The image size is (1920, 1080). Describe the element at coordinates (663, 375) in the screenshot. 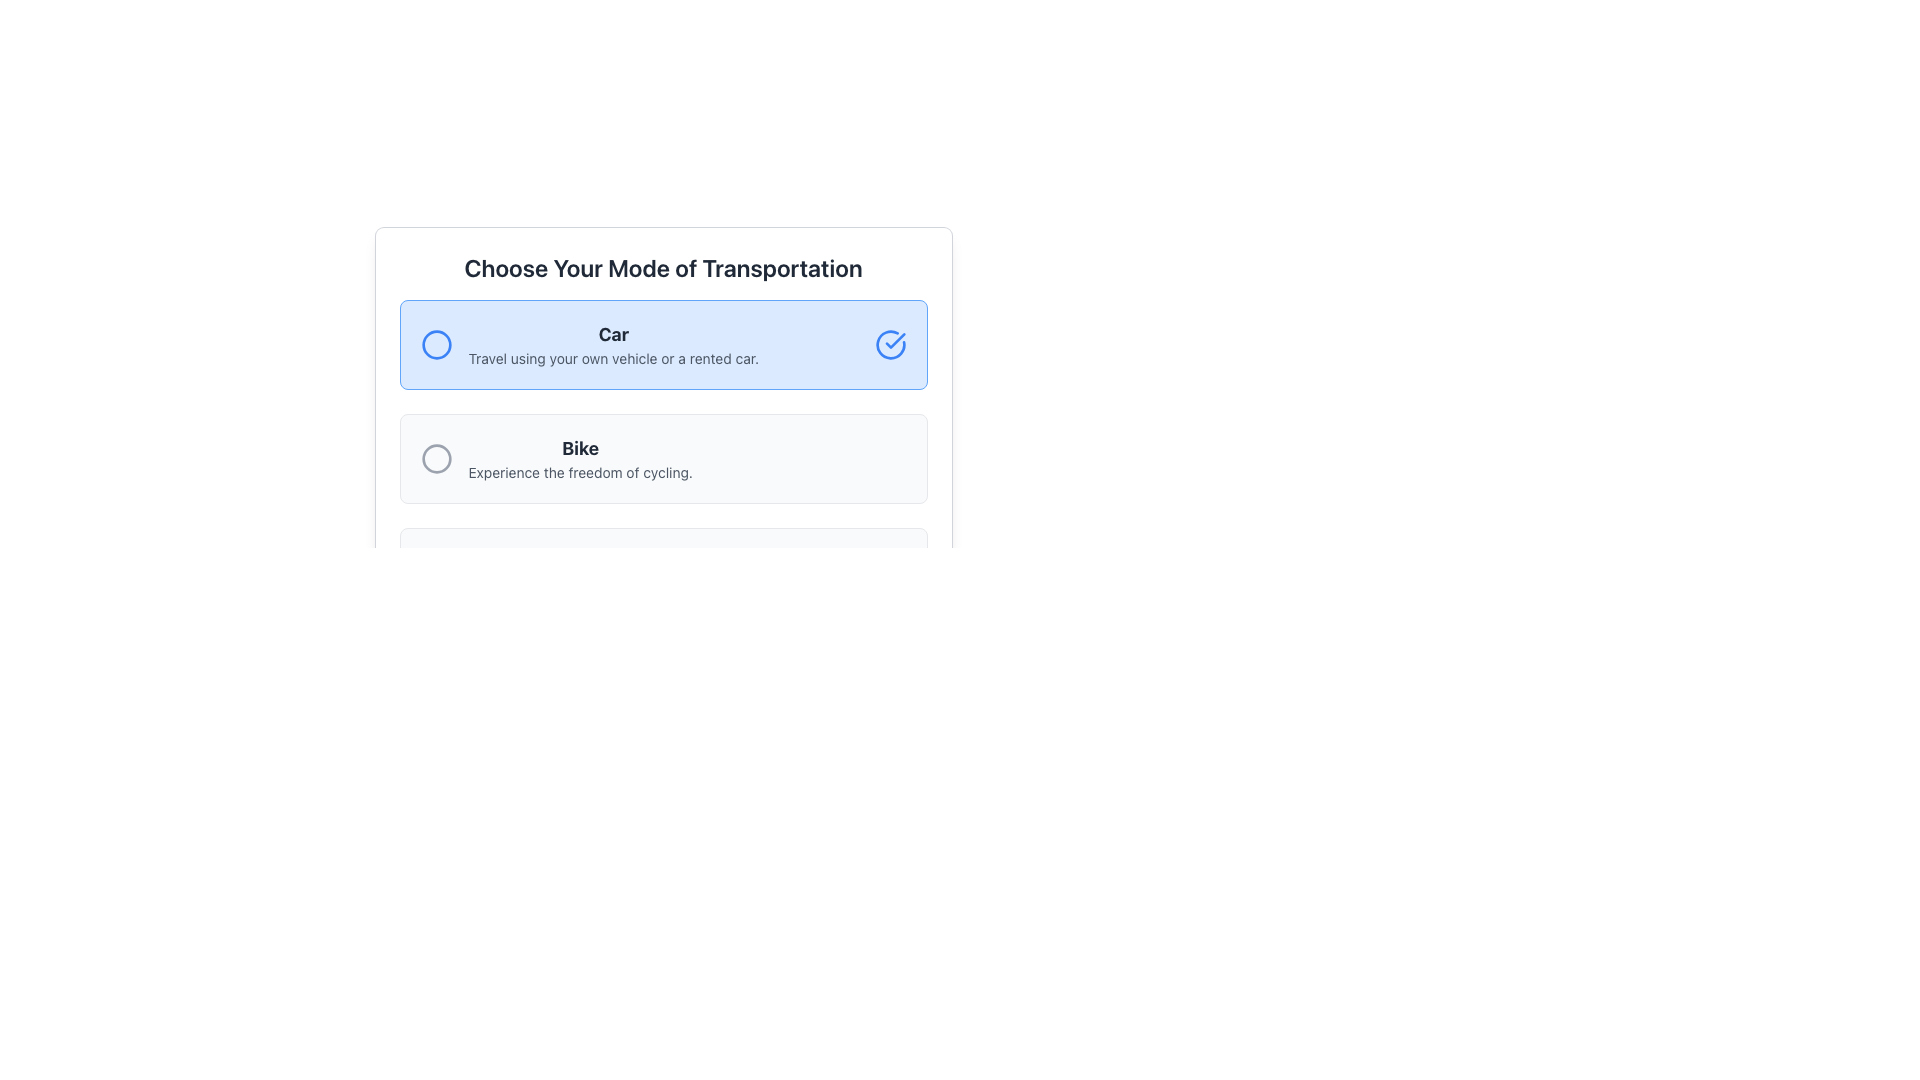

I see `the first selectable option for 'Car' under the 'Choose Your Mode of Transportation' section` at that location.